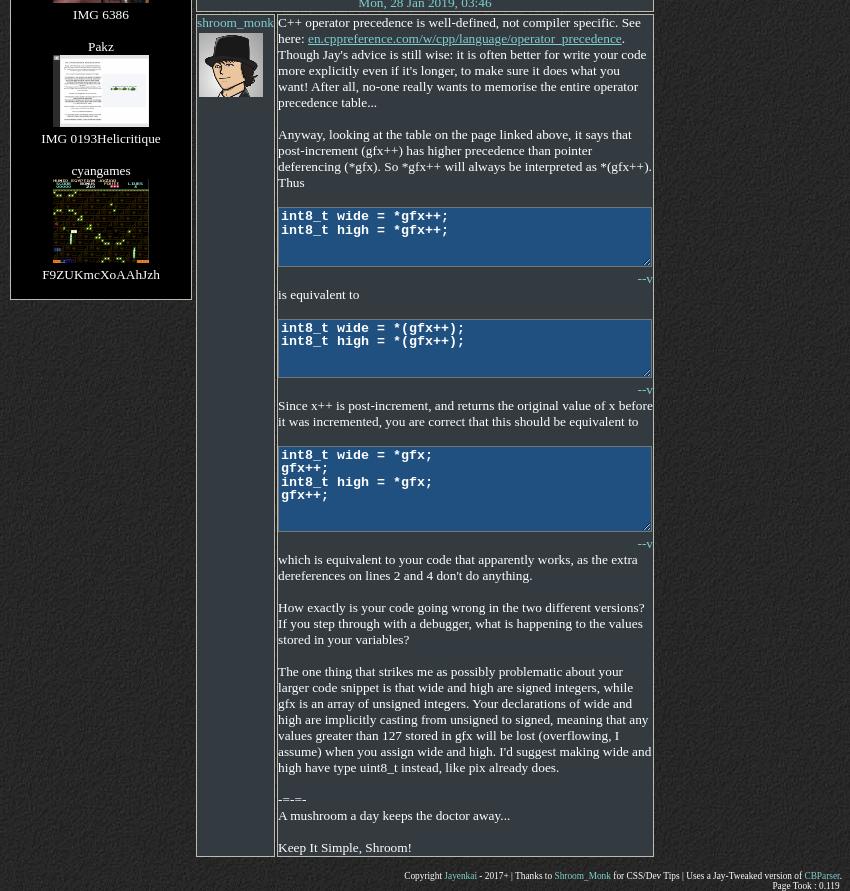  Describe the element at coordinates (99, 272) in the screenshot. I see `'F9ZUKmcXoAAhJzh'` at that location.